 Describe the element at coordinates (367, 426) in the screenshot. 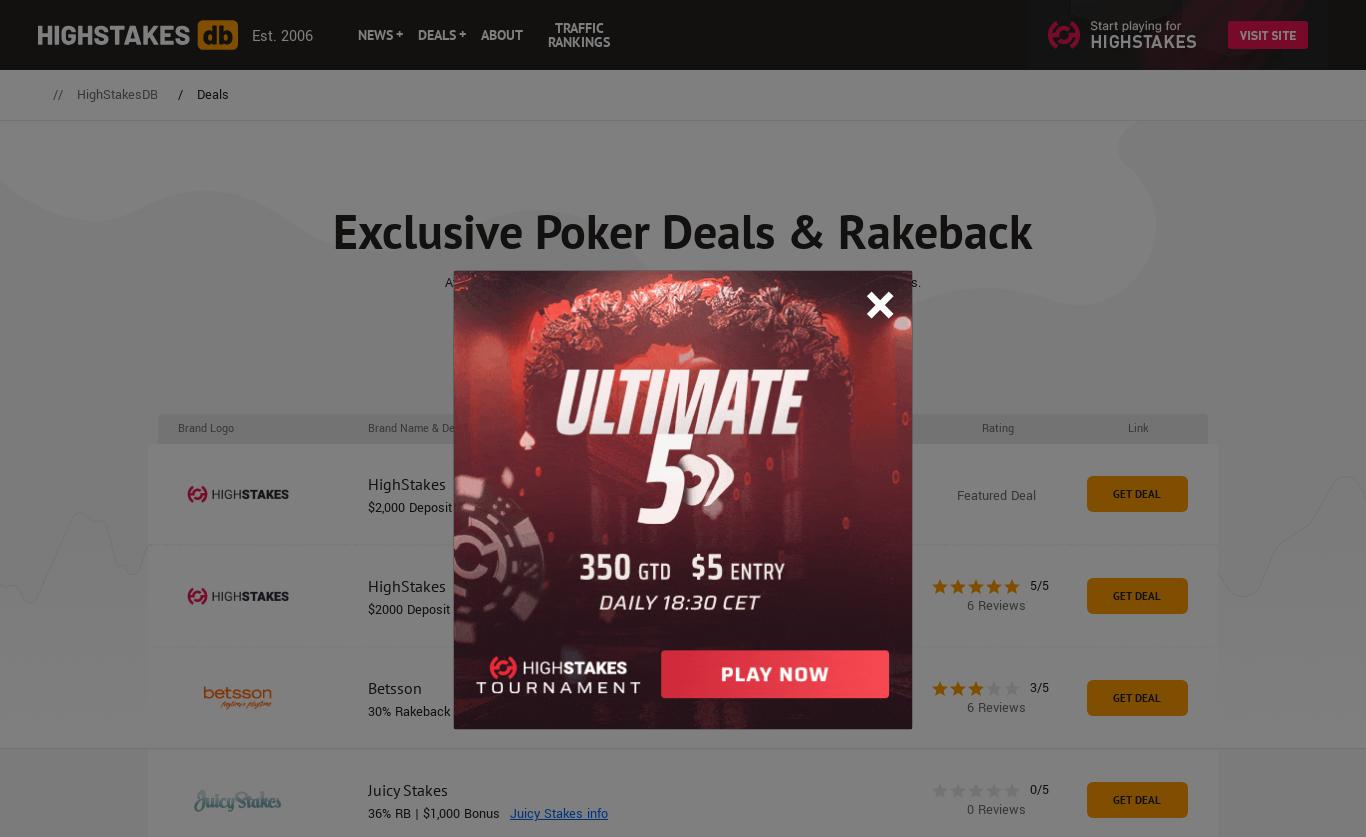

I see `'Brand Name & Deal Highlight'` at that location.